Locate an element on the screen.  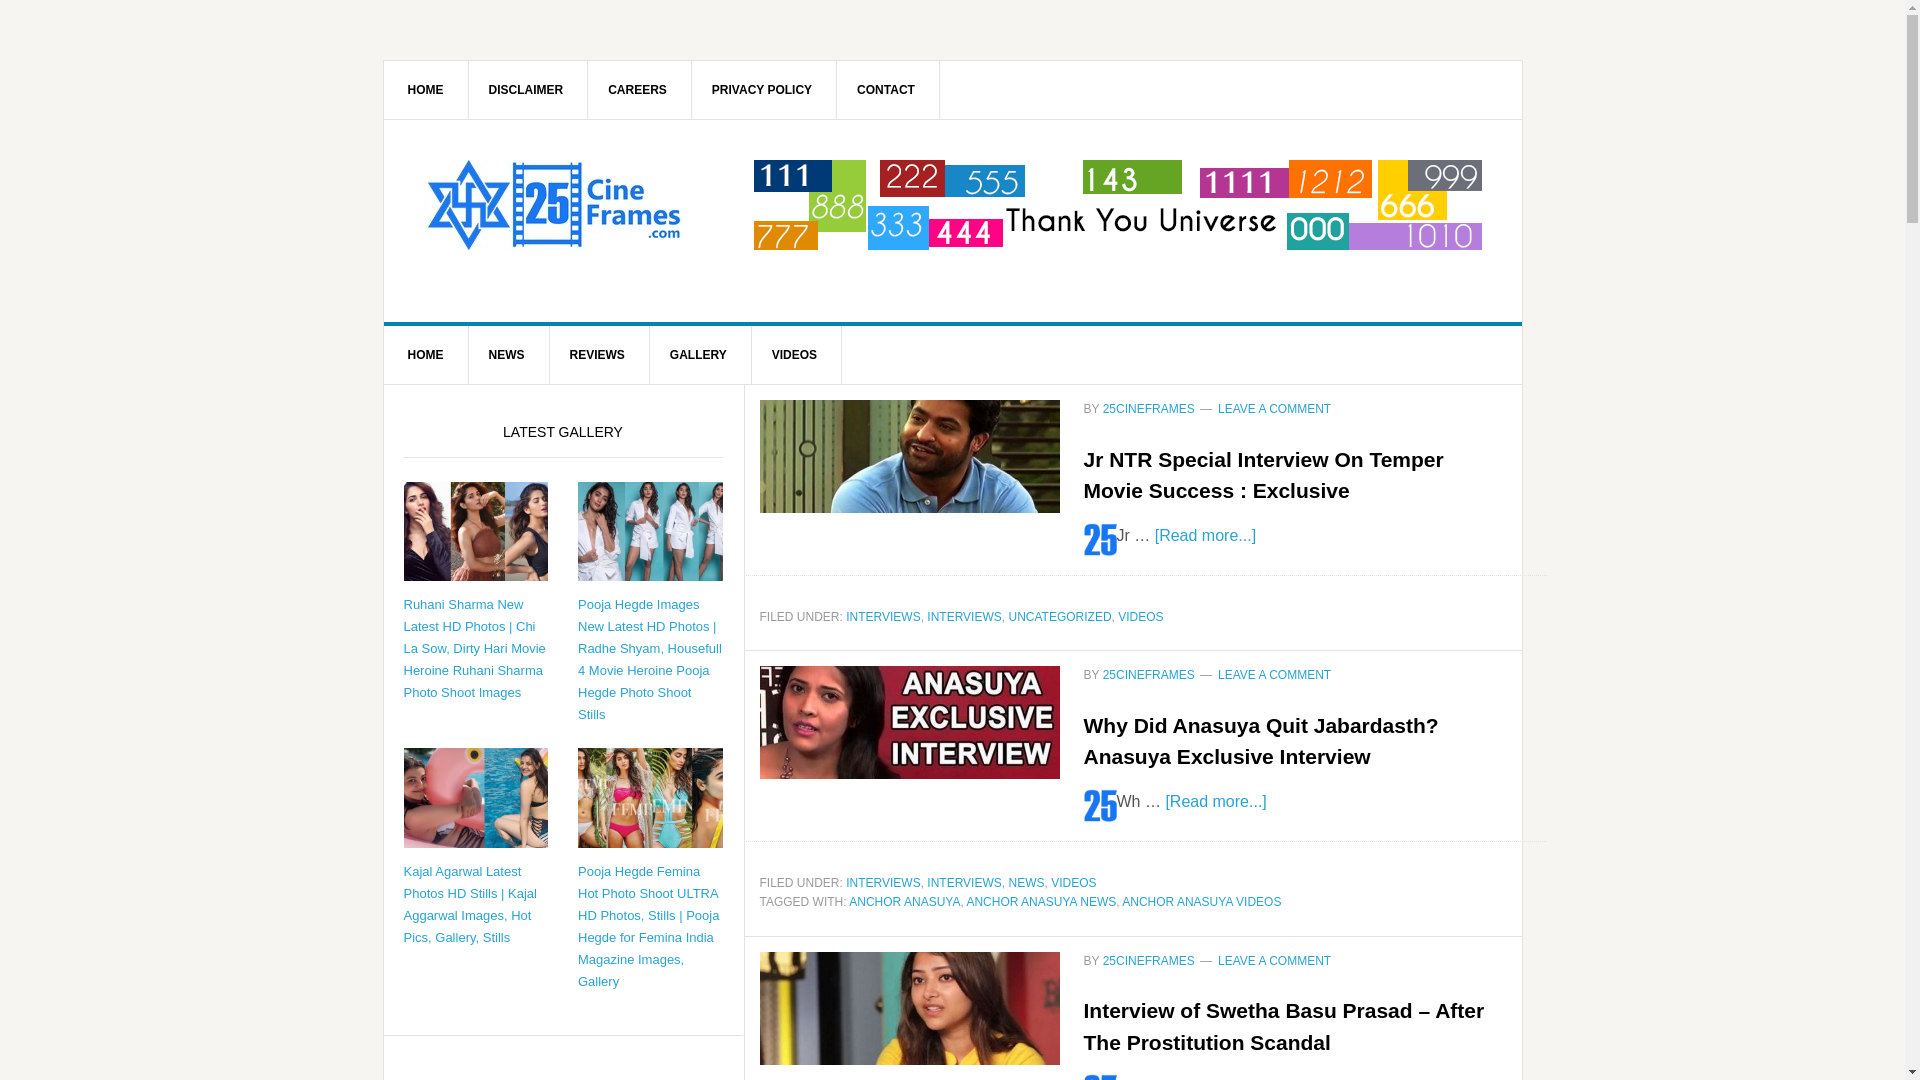
'VIDEOS' is located at coordinates (794, 353).